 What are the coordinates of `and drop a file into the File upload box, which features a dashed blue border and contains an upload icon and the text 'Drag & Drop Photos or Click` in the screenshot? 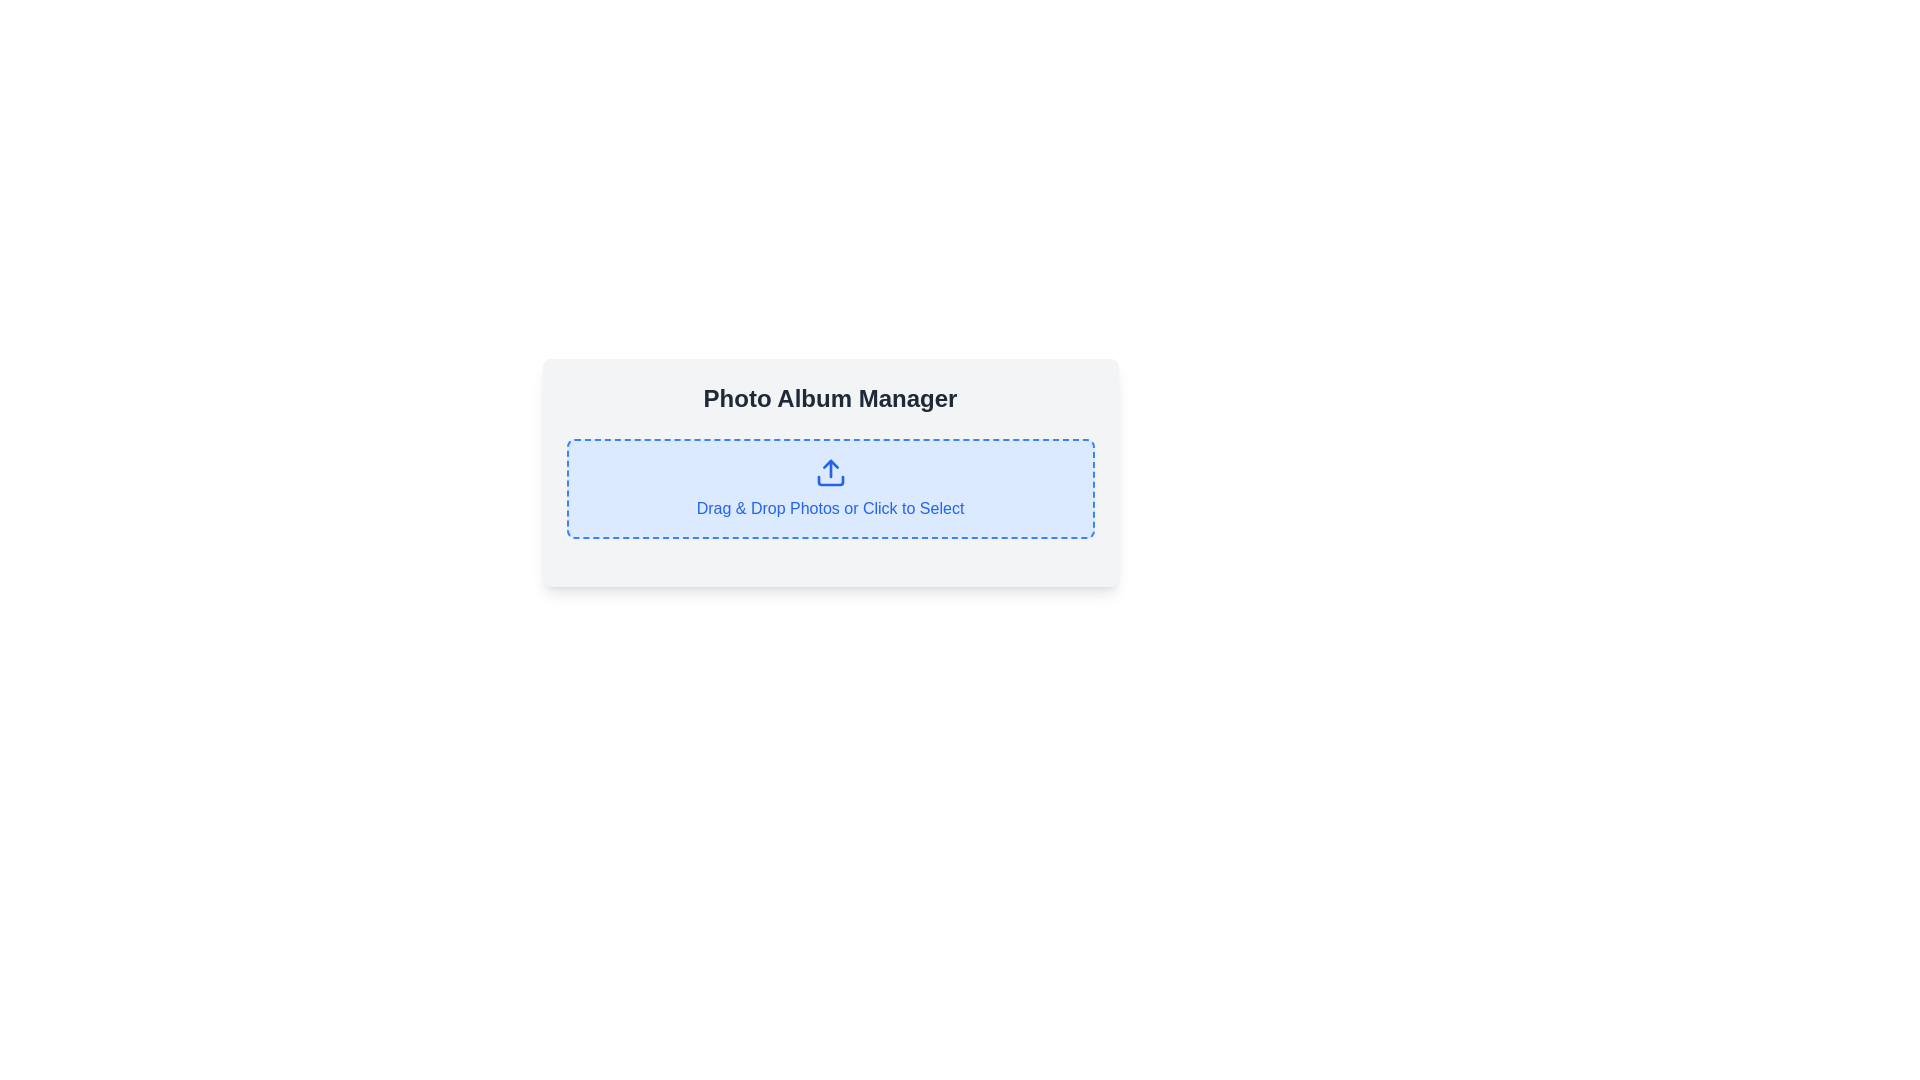 It's located at (830, 489).